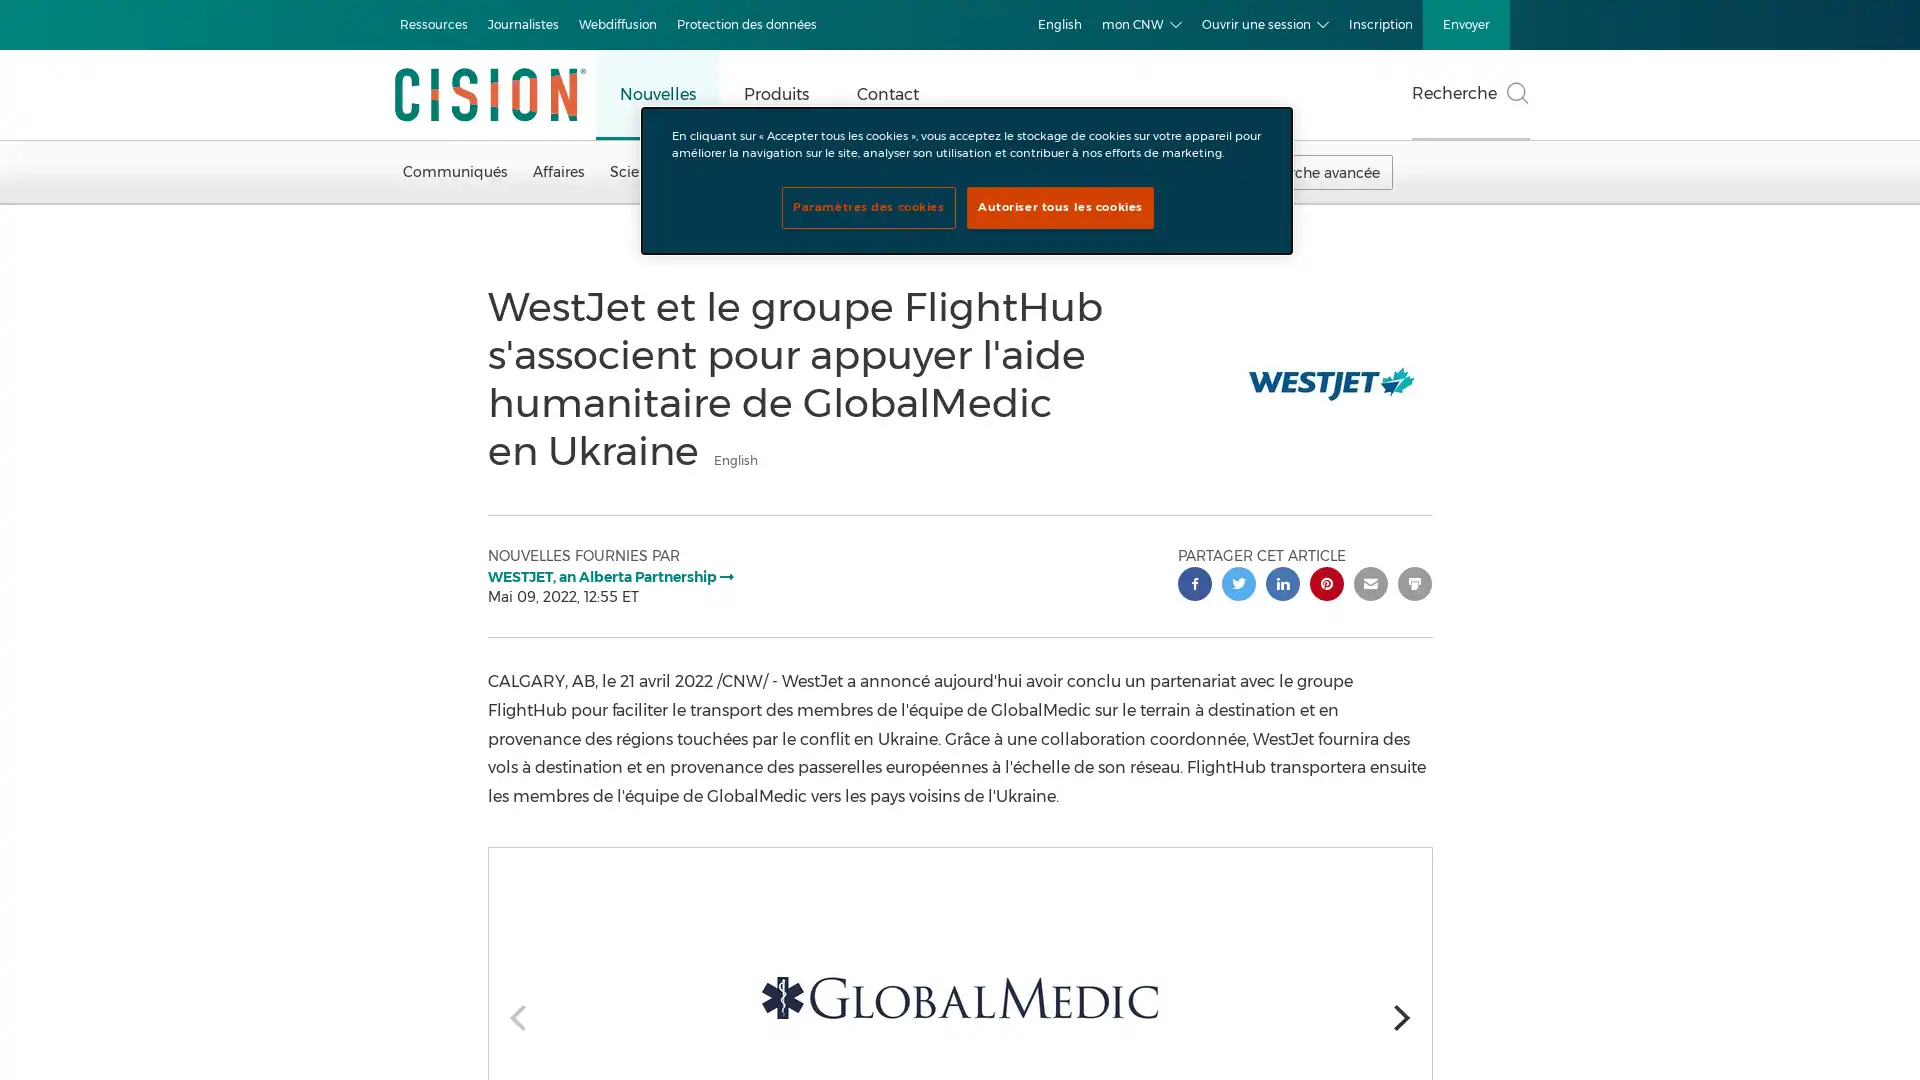 This screenshot has width=1920, height=1080. Describe the element at coordinates (1059, 208) in the screenshot. I see `Autoriser tous les cookies` at that location.